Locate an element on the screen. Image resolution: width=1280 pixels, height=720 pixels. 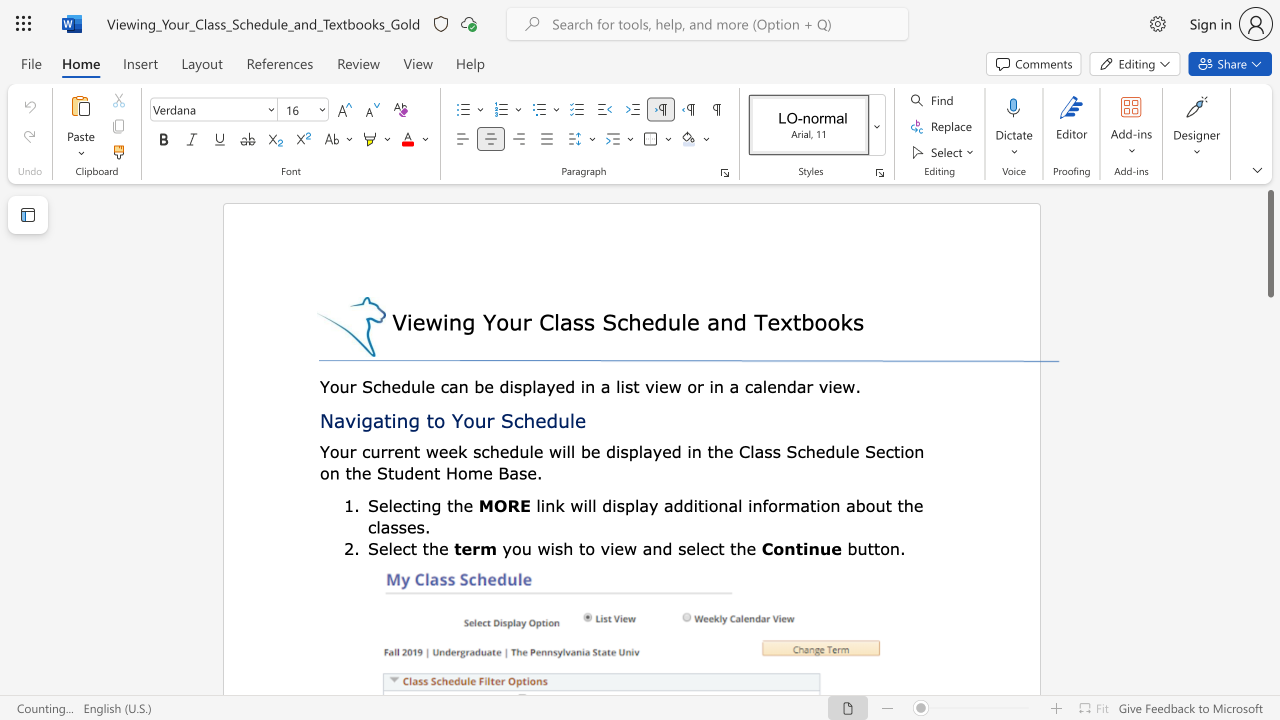
the right-hand scrollbar to descend the page is located at coordinates (1269, 400).